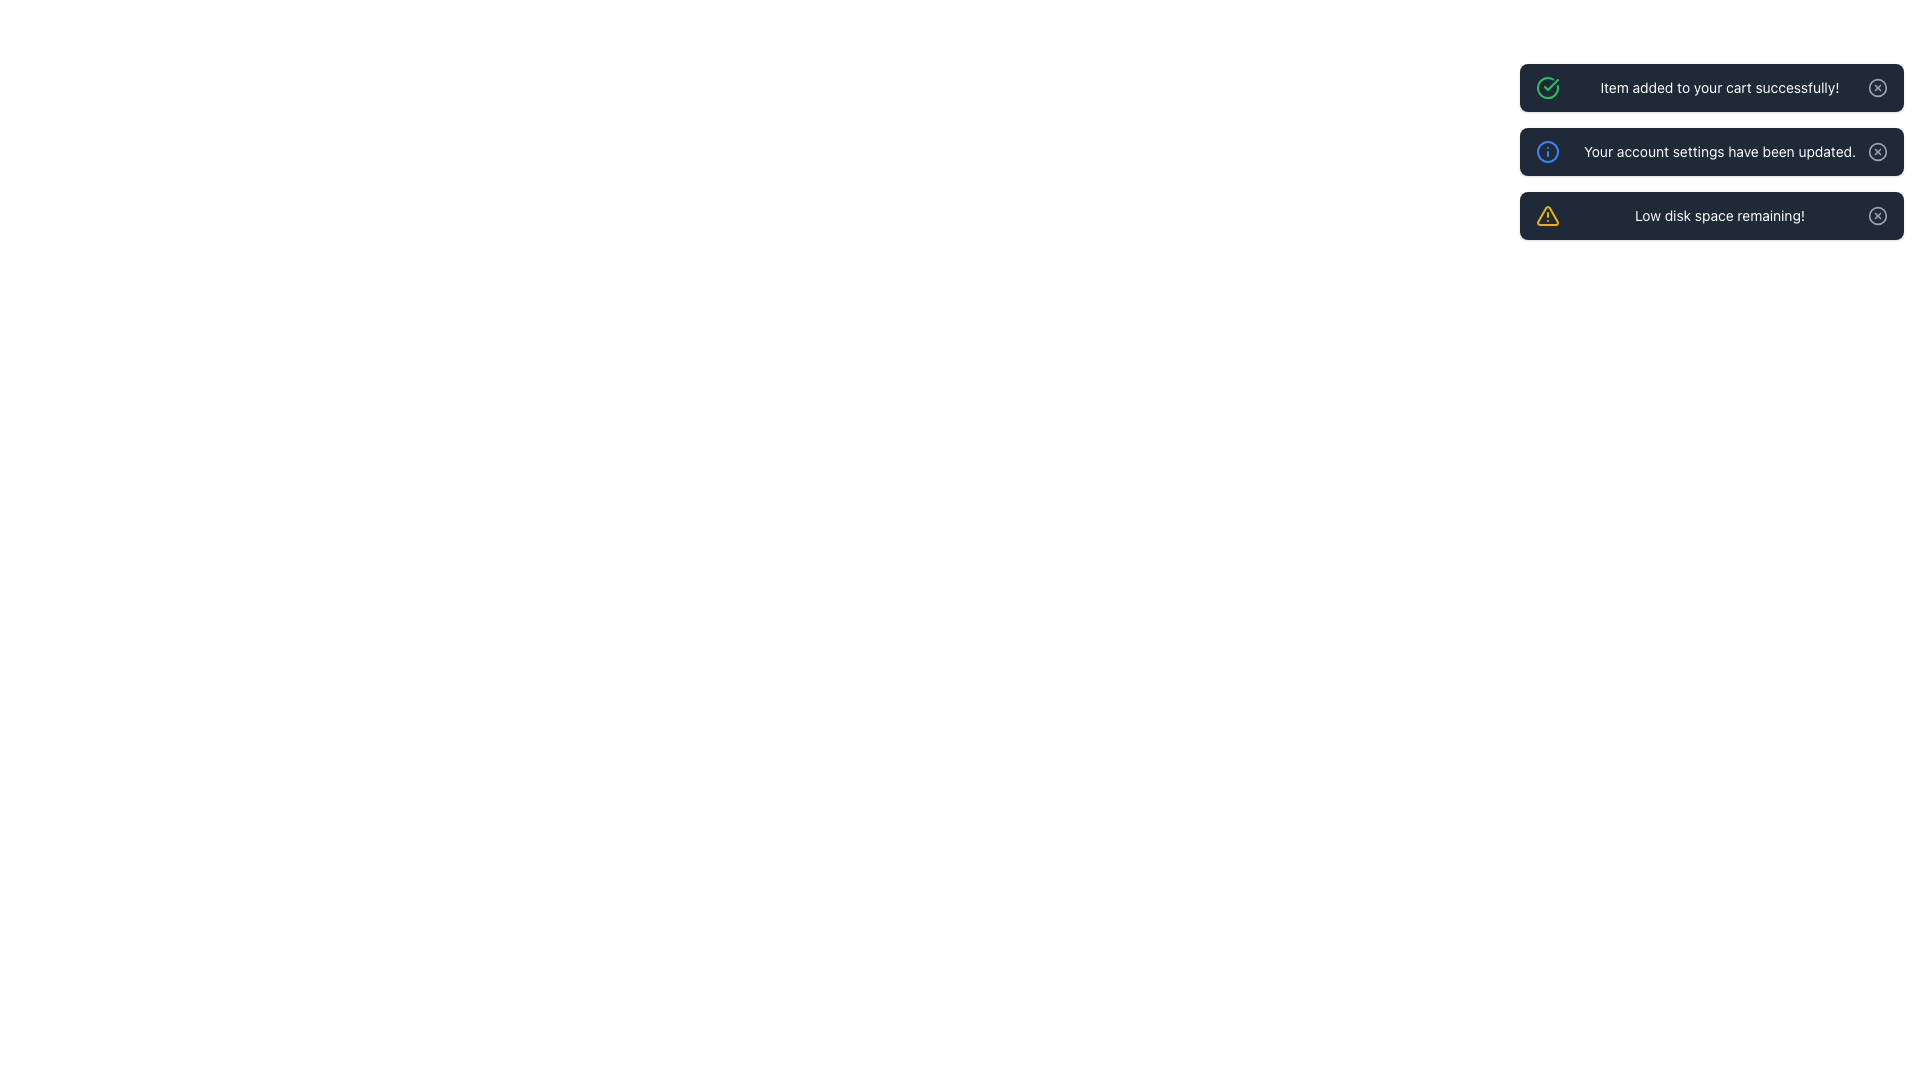  What do you see at coordinates (1876, 87) in the screenshot?
I see `the SVG circle element that serves as the 'close' button for dismissing notifications located in the top-right corner of the interface` at bounding box center [1876, 87].